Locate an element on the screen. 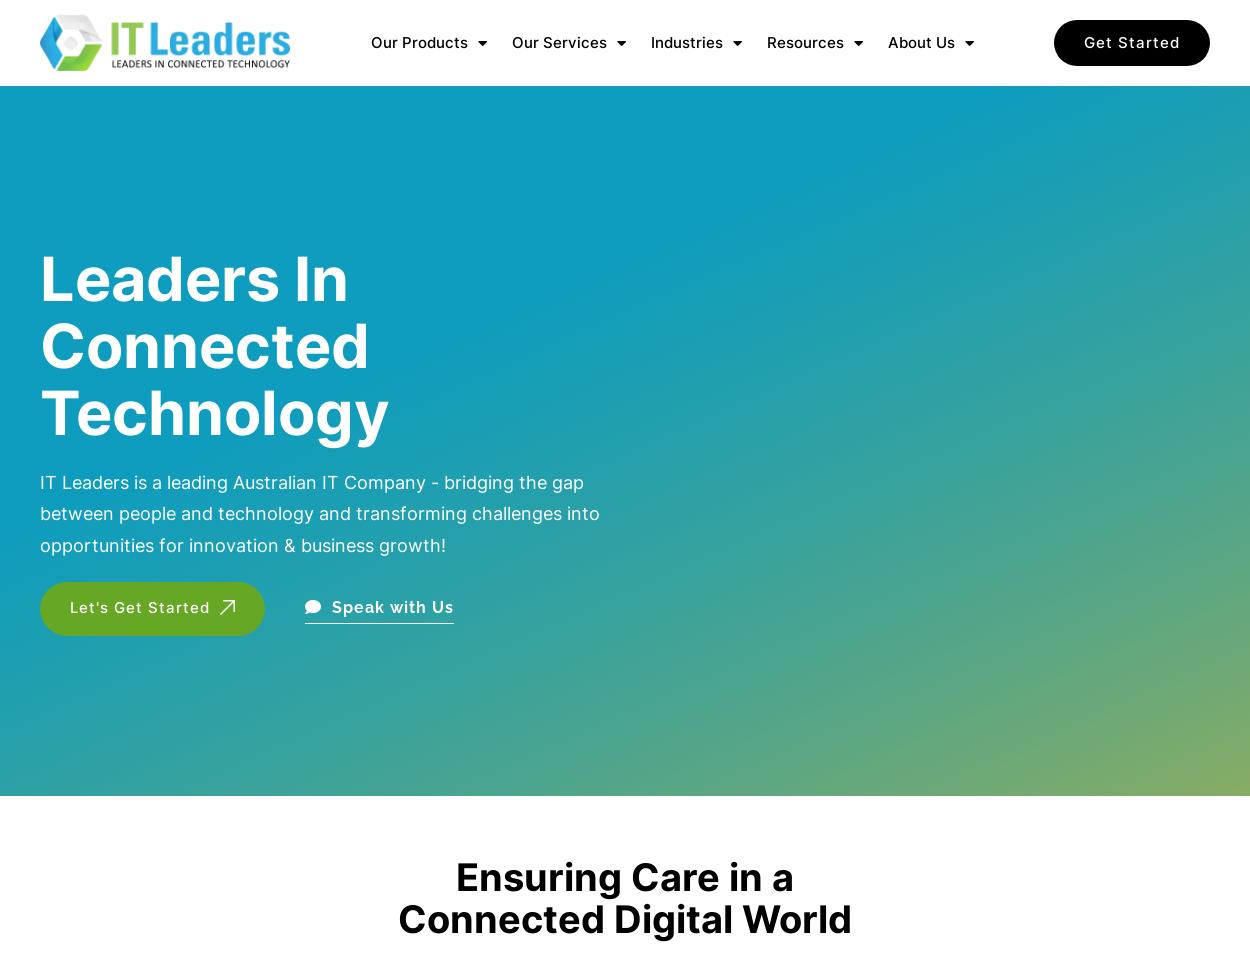 This screenshot has height=965, width=1250. 'Leaders In Connected Technology' is located at coordinates (213, 345).